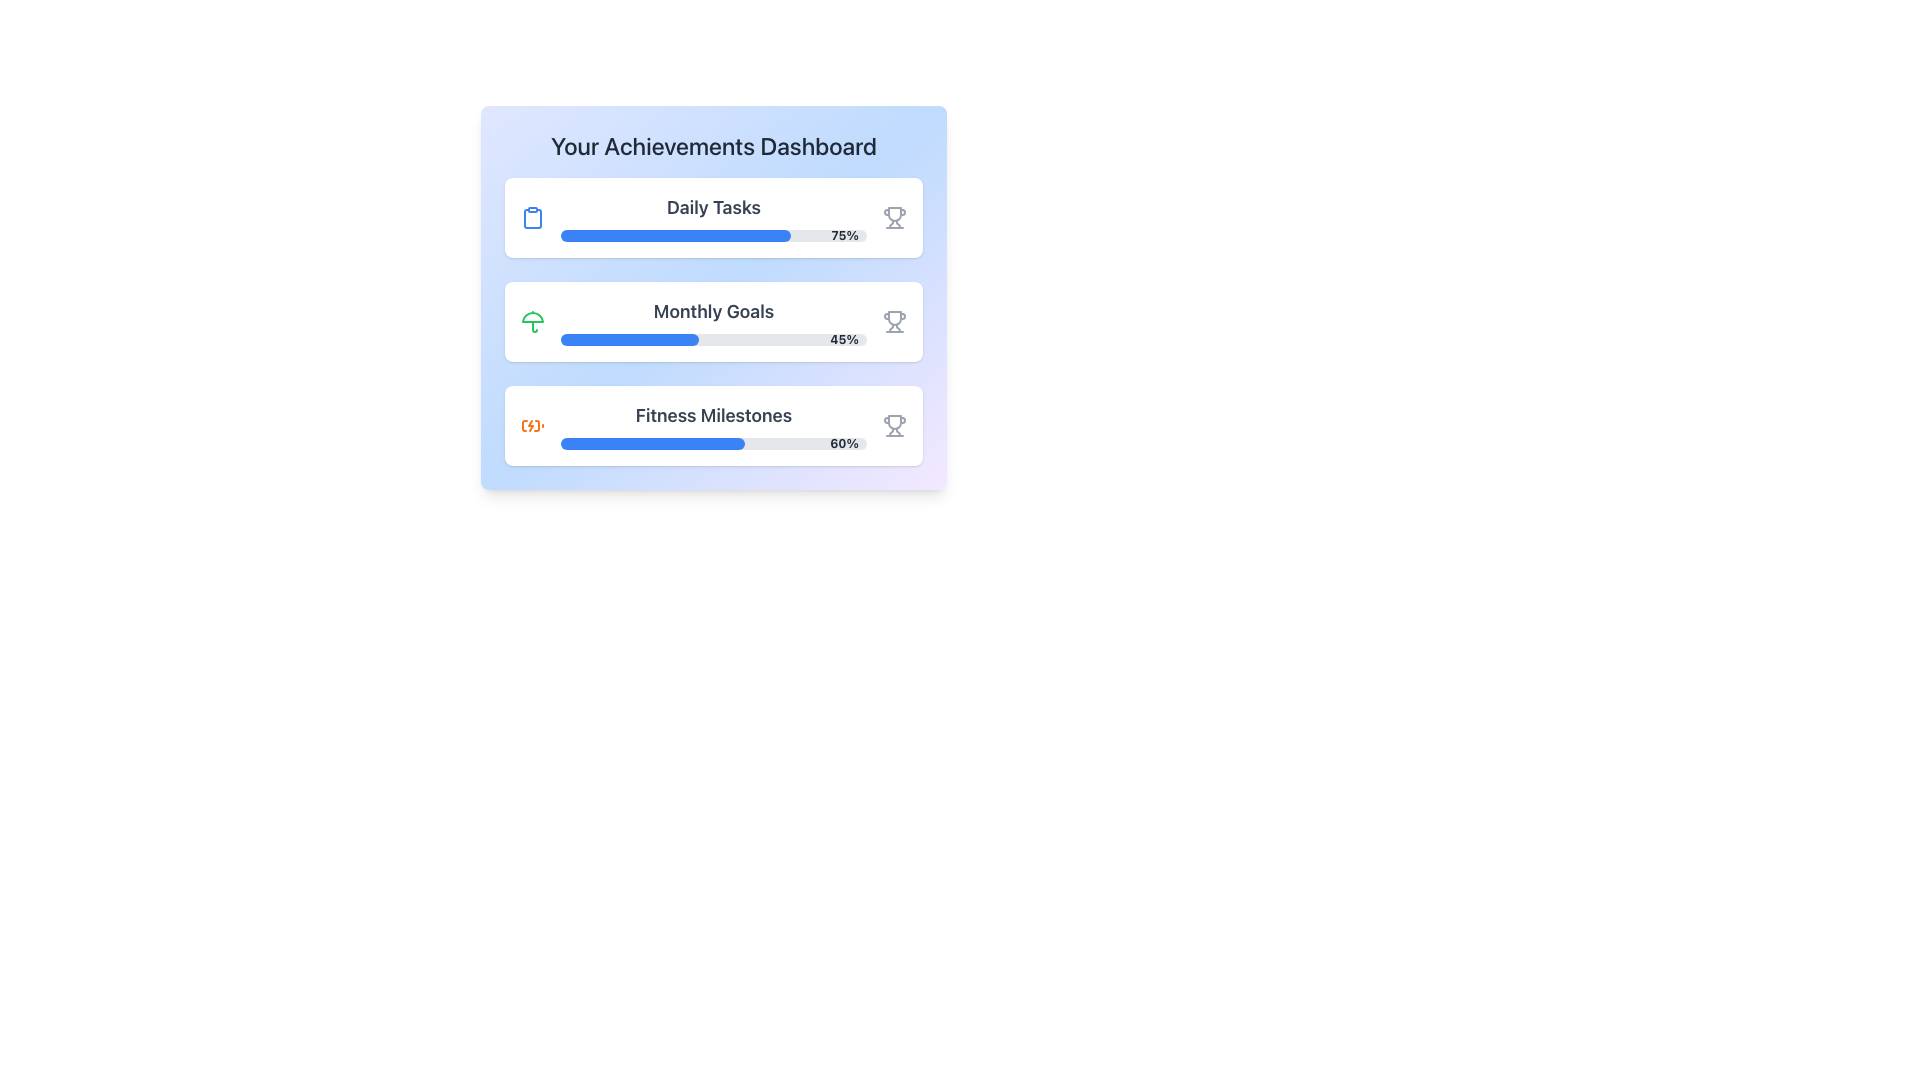 The width and height of the screenshot is (1920, 1080). What do you see at coordinates (848, 442) in the screenshot?
I see `the text label displaying '60%' in bold, dark gray font, which is located at the far-right end of the 'Fitness Milestones' progress bar` at bounding box center [848, 442].